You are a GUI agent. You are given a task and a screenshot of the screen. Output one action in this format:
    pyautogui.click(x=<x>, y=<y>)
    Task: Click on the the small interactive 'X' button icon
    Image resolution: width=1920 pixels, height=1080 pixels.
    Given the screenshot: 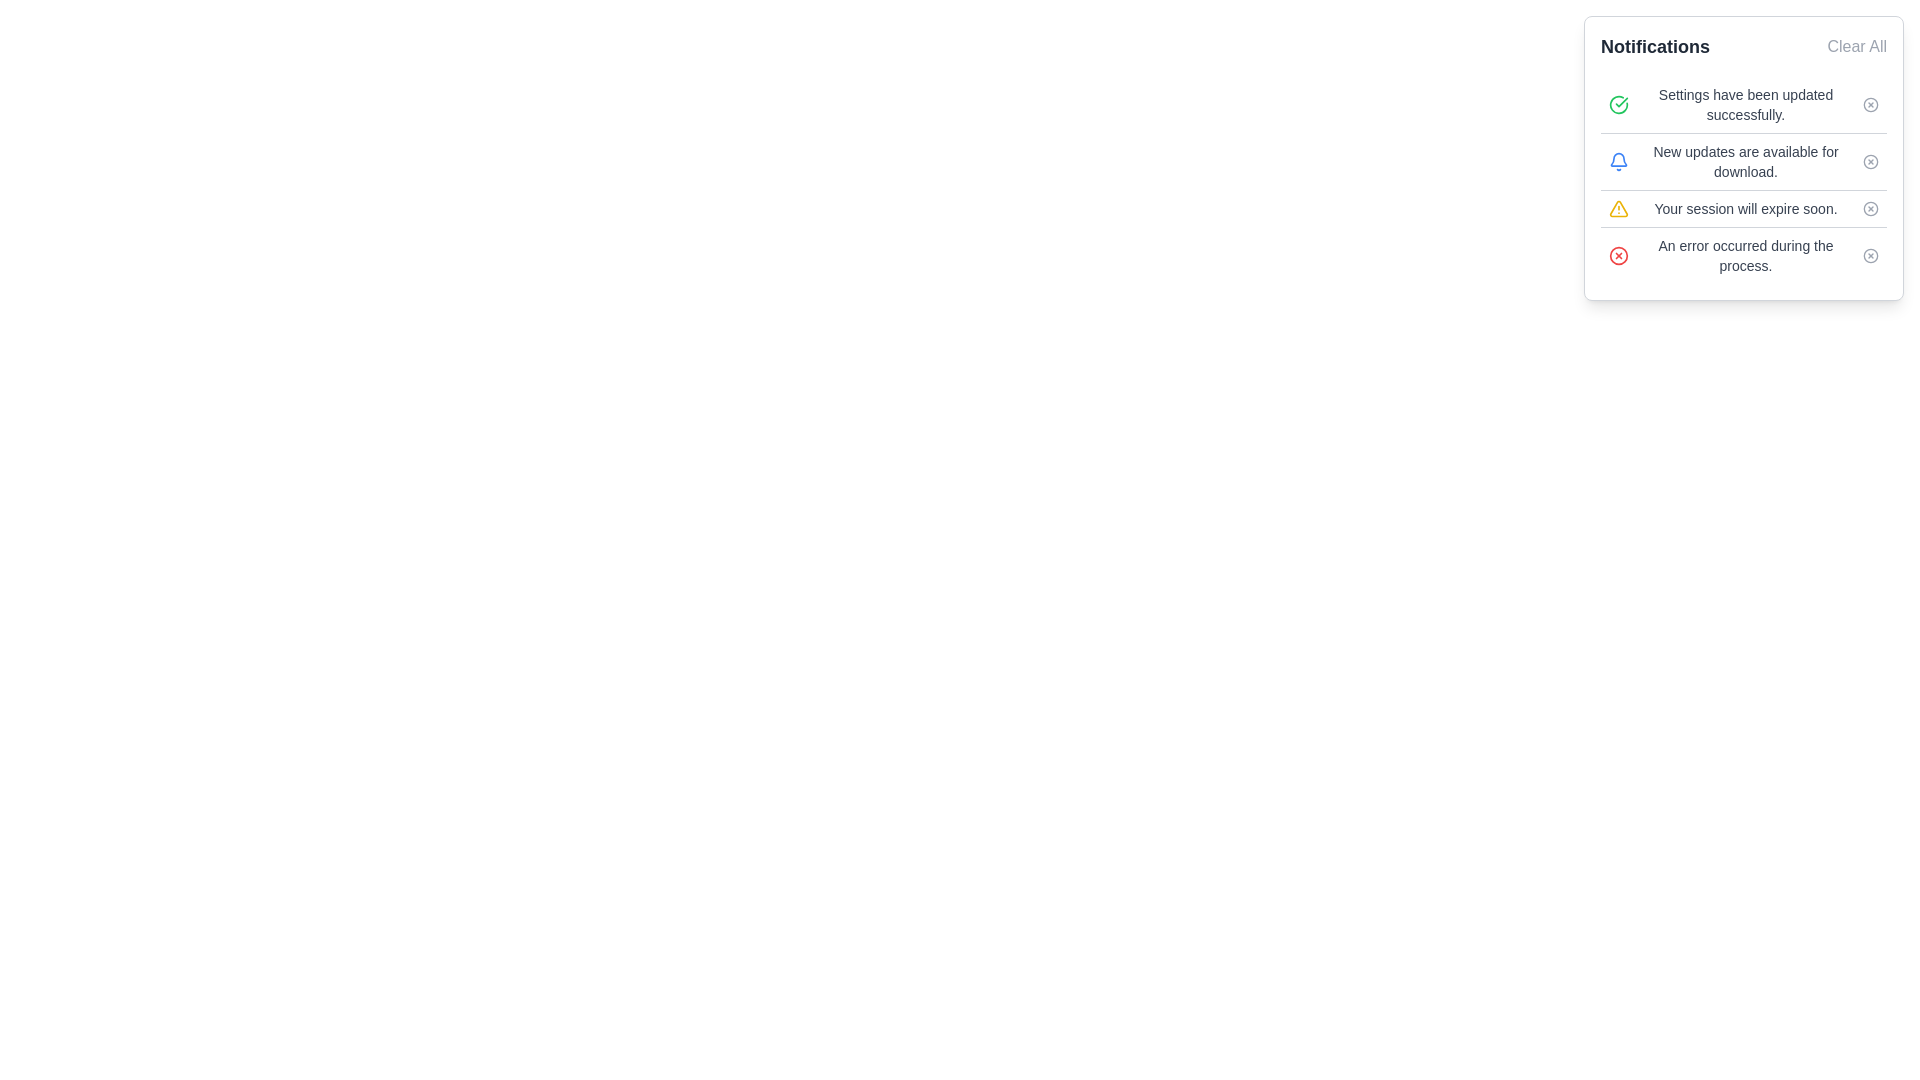 What is the action you would take?
    pyautogui.click(x=1870, y=104)
    